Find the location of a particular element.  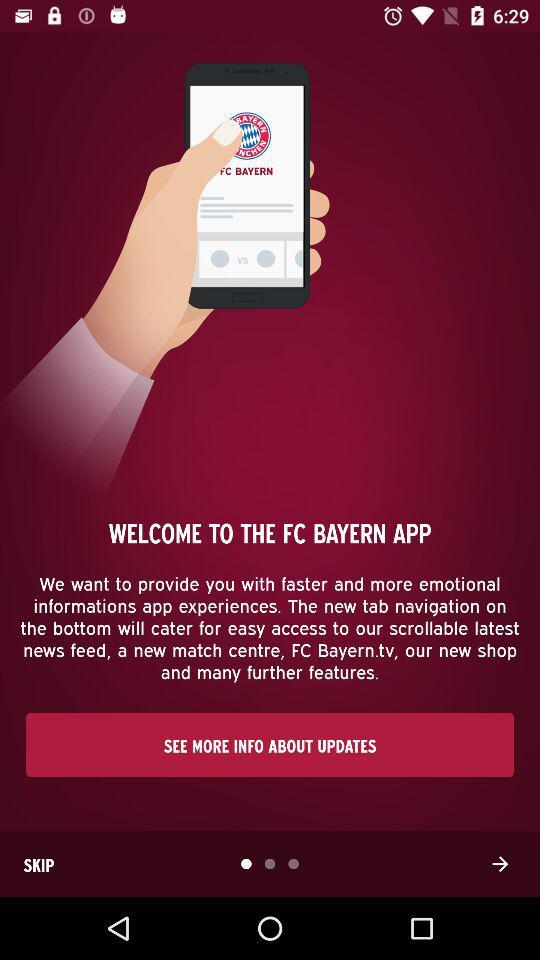

see more info item is located at coordinates (270, 743).